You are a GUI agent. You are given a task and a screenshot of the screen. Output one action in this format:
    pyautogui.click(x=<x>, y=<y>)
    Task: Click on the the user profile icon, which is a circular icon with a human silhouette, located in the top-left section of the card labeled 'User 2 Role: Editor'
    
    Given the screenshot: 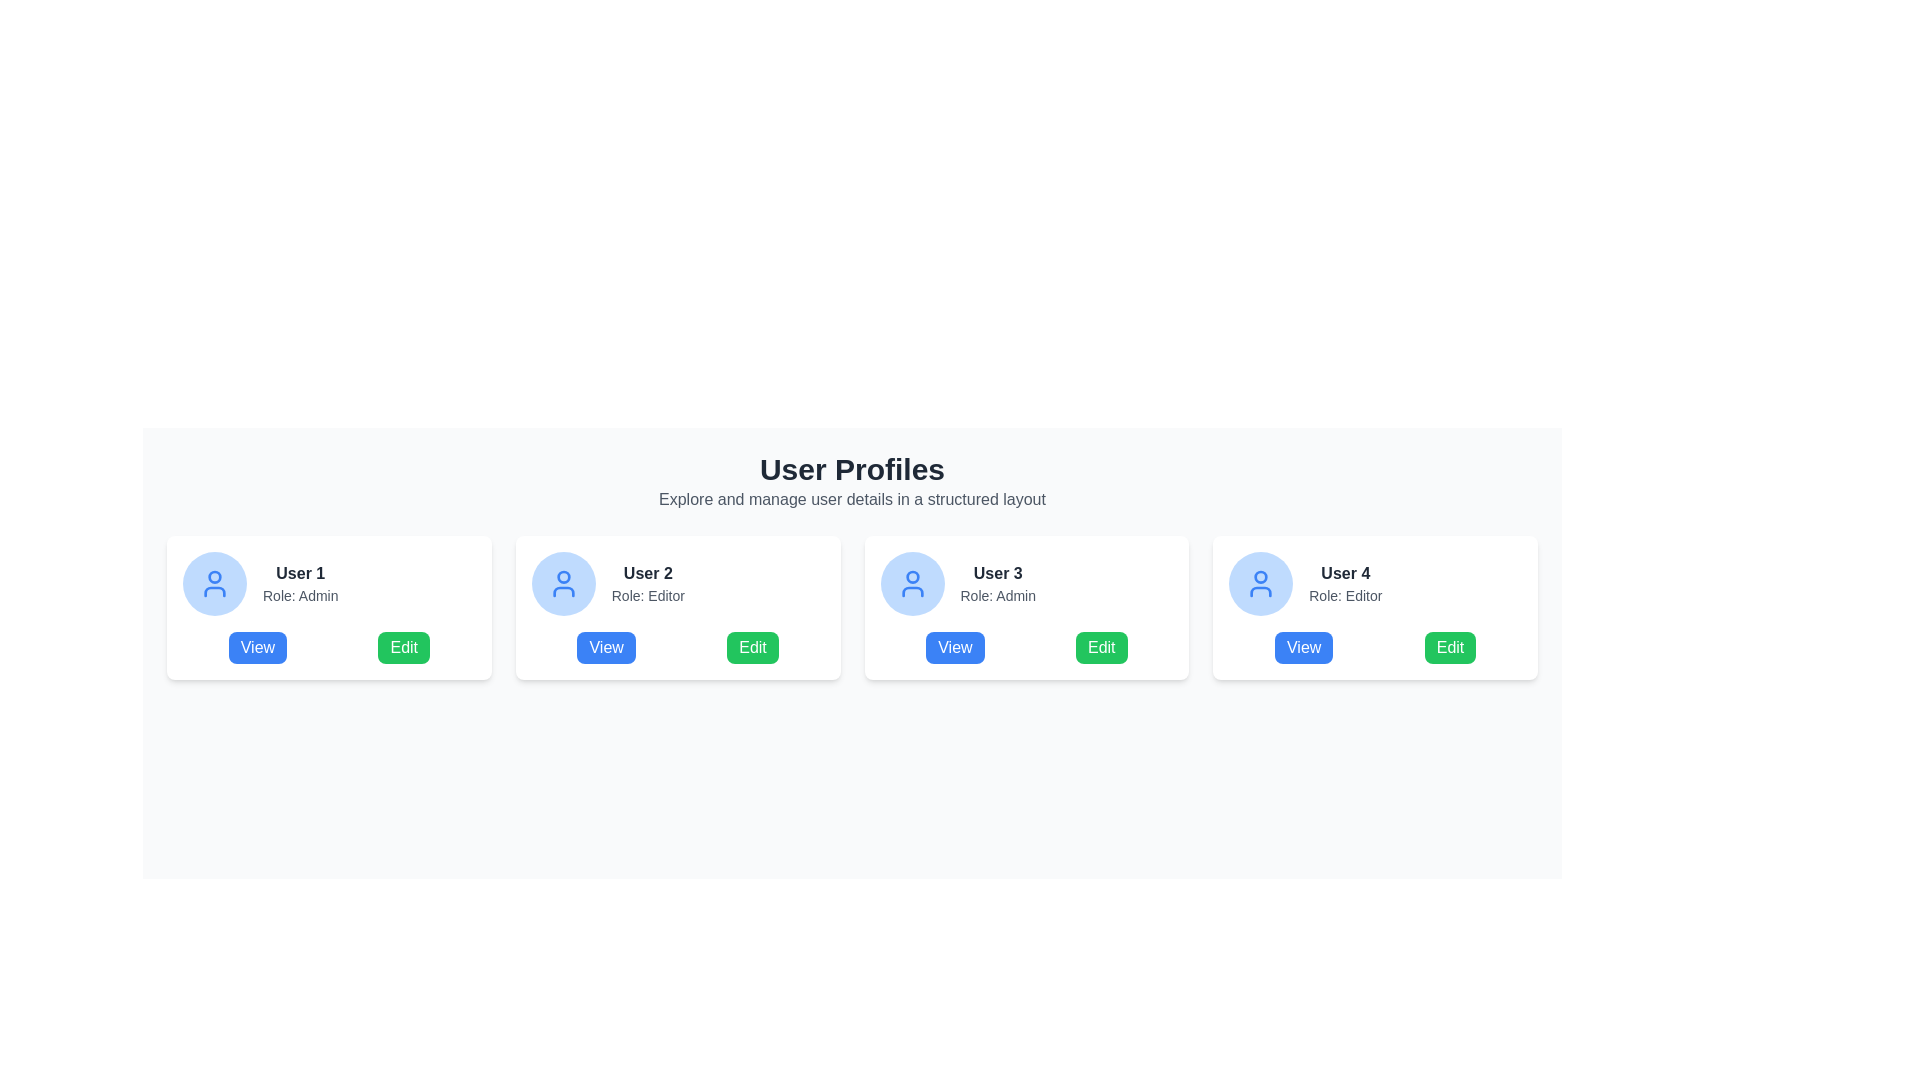 What is the action you would take?
    pyautogui.click(x=562, y=583)
    